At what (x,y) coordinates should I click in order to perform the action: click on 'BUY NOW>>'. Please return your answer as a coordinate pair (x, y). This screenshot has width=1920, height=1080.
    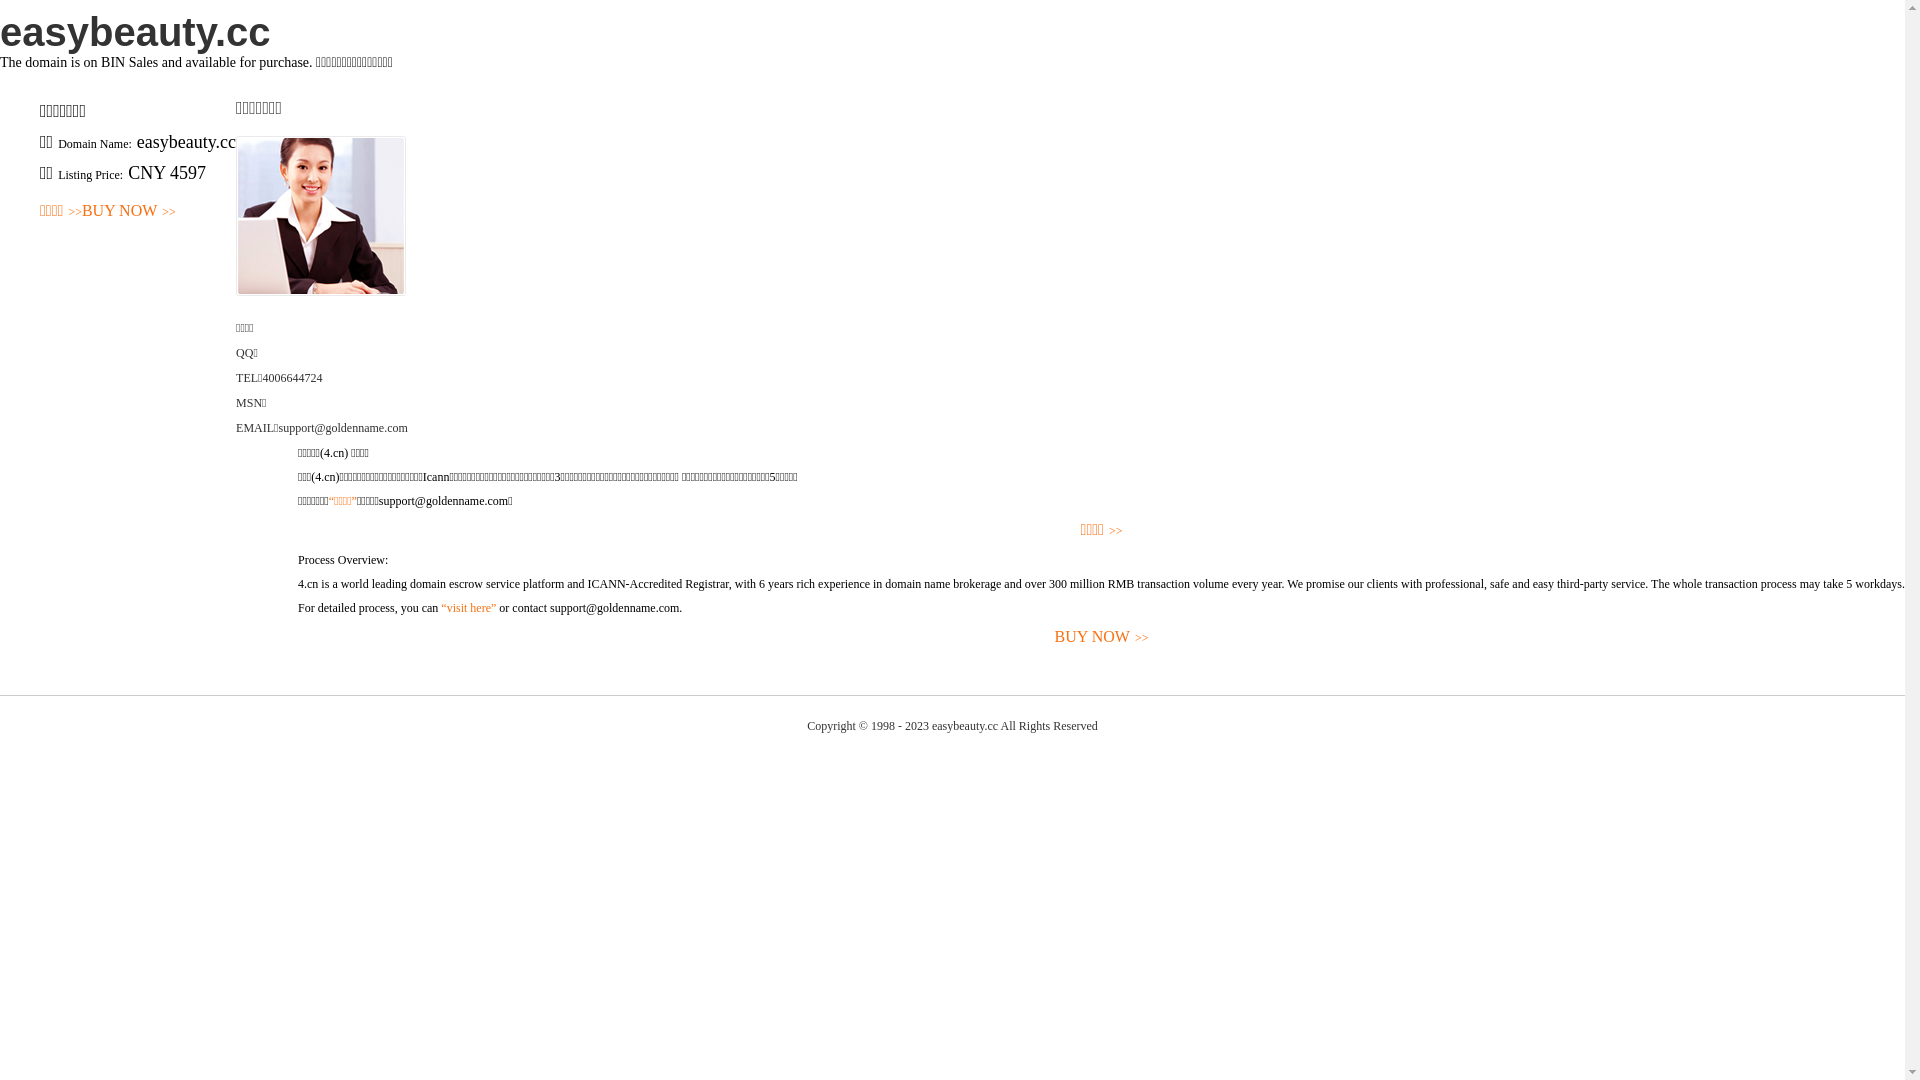
    Looking at the image, I should click on (128, 211).